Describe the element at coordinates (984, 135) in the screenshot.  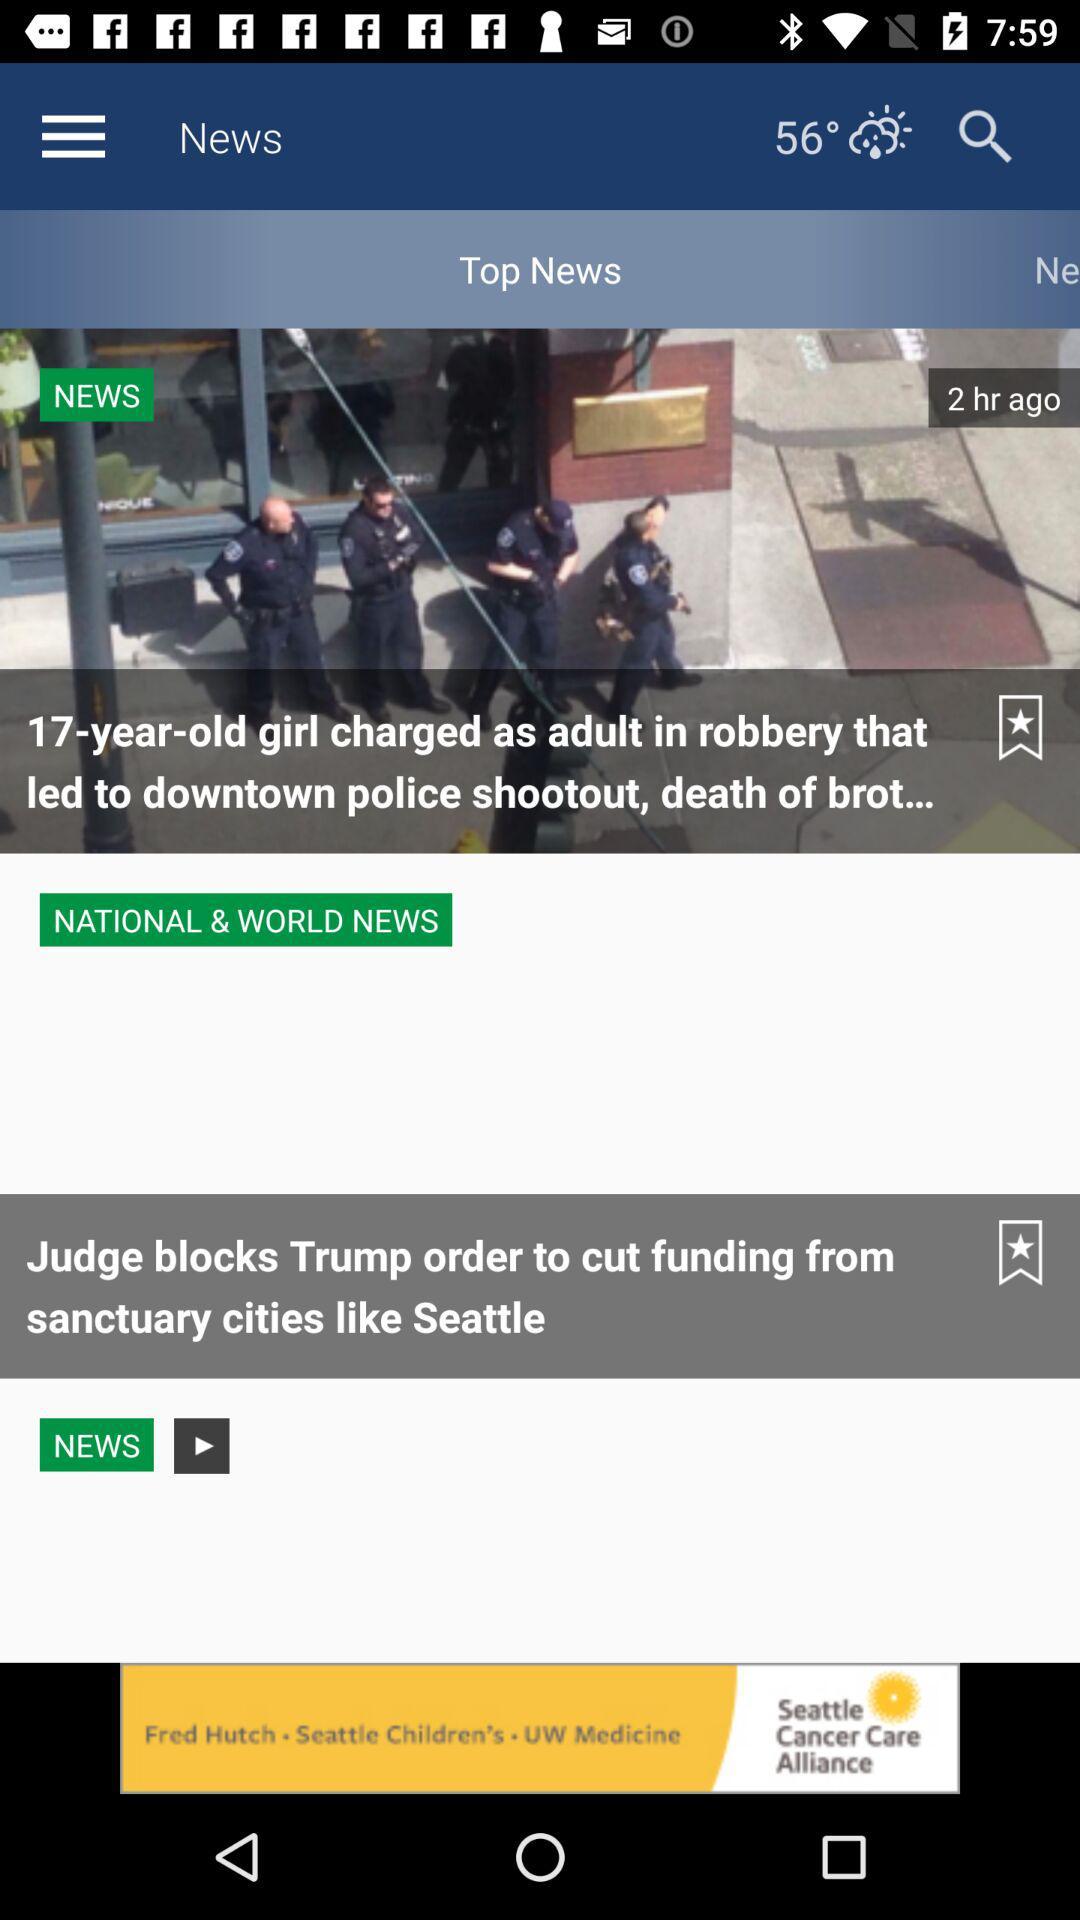
I see `search` at that location.